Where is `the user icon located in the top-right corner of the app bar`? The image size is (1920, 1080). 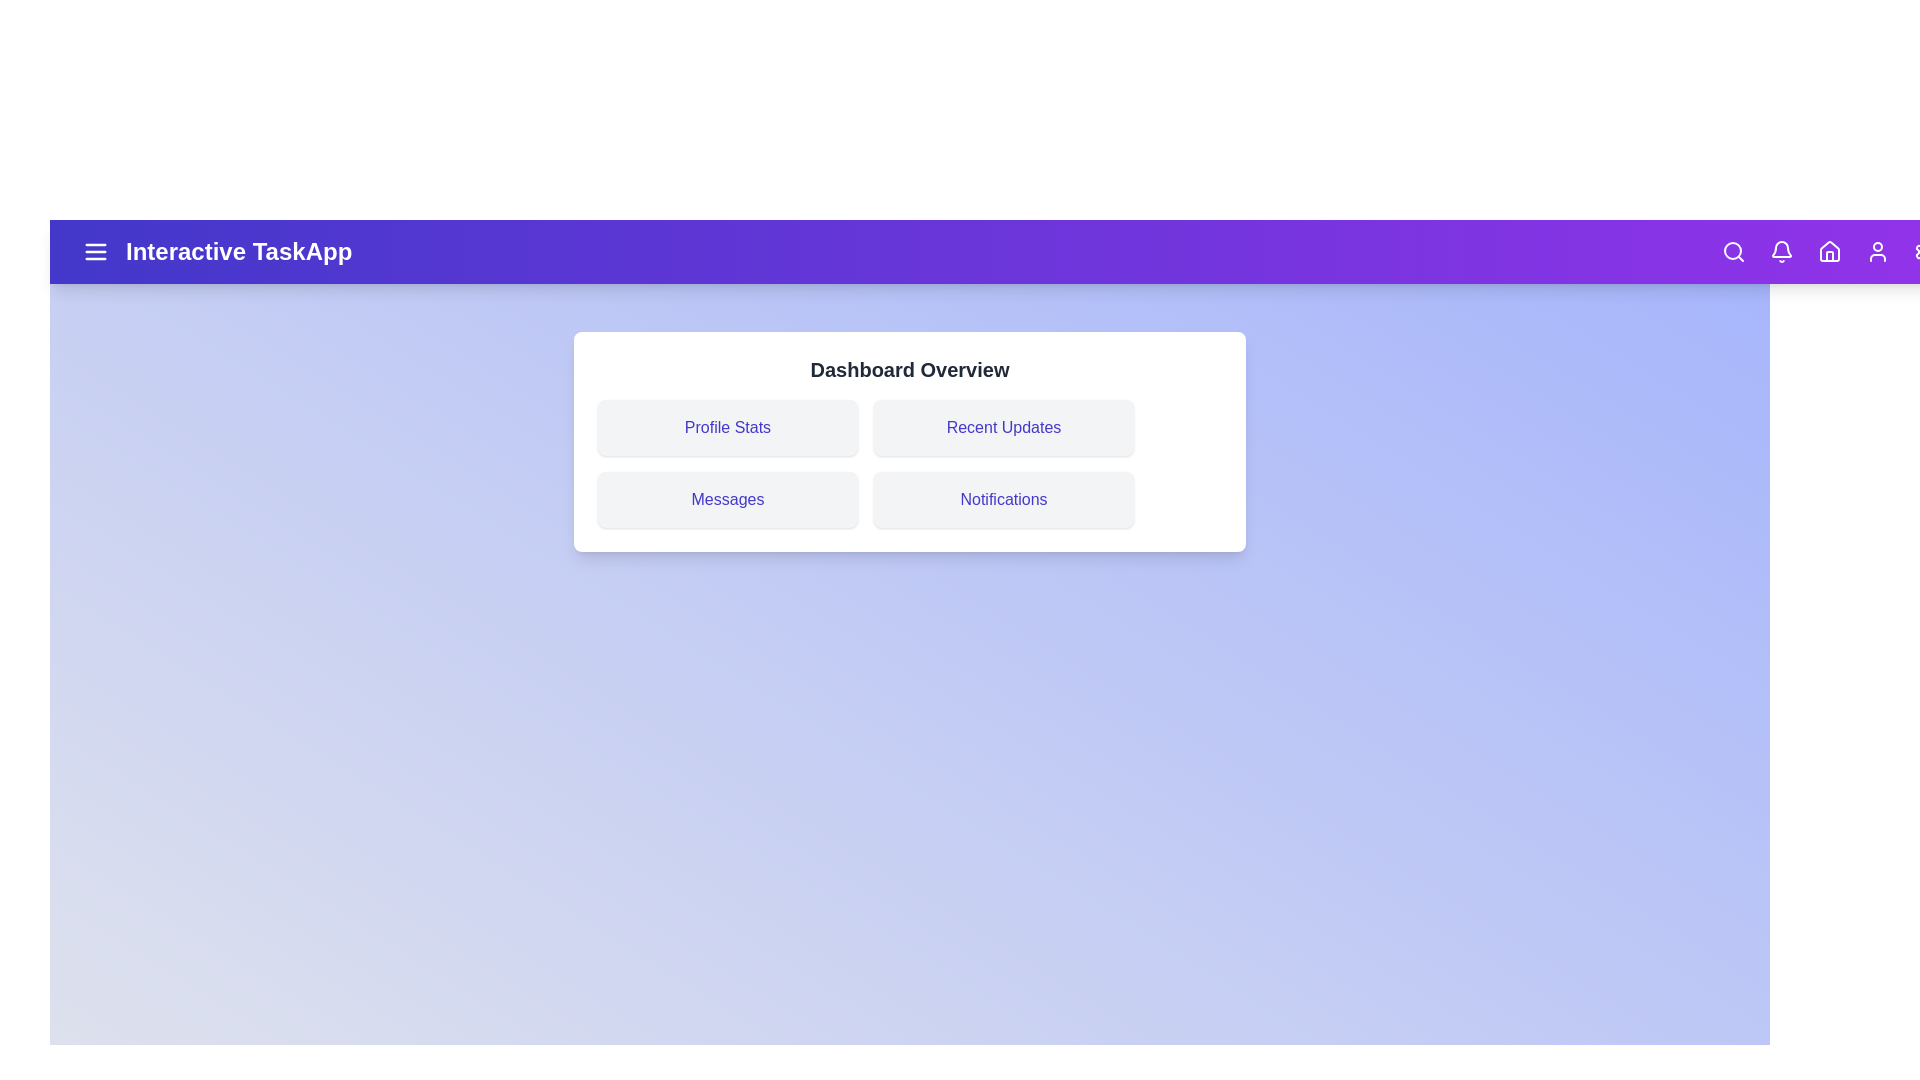
the user icon located in the top-right corner of the app bar is located at coordinates (1876, 250).